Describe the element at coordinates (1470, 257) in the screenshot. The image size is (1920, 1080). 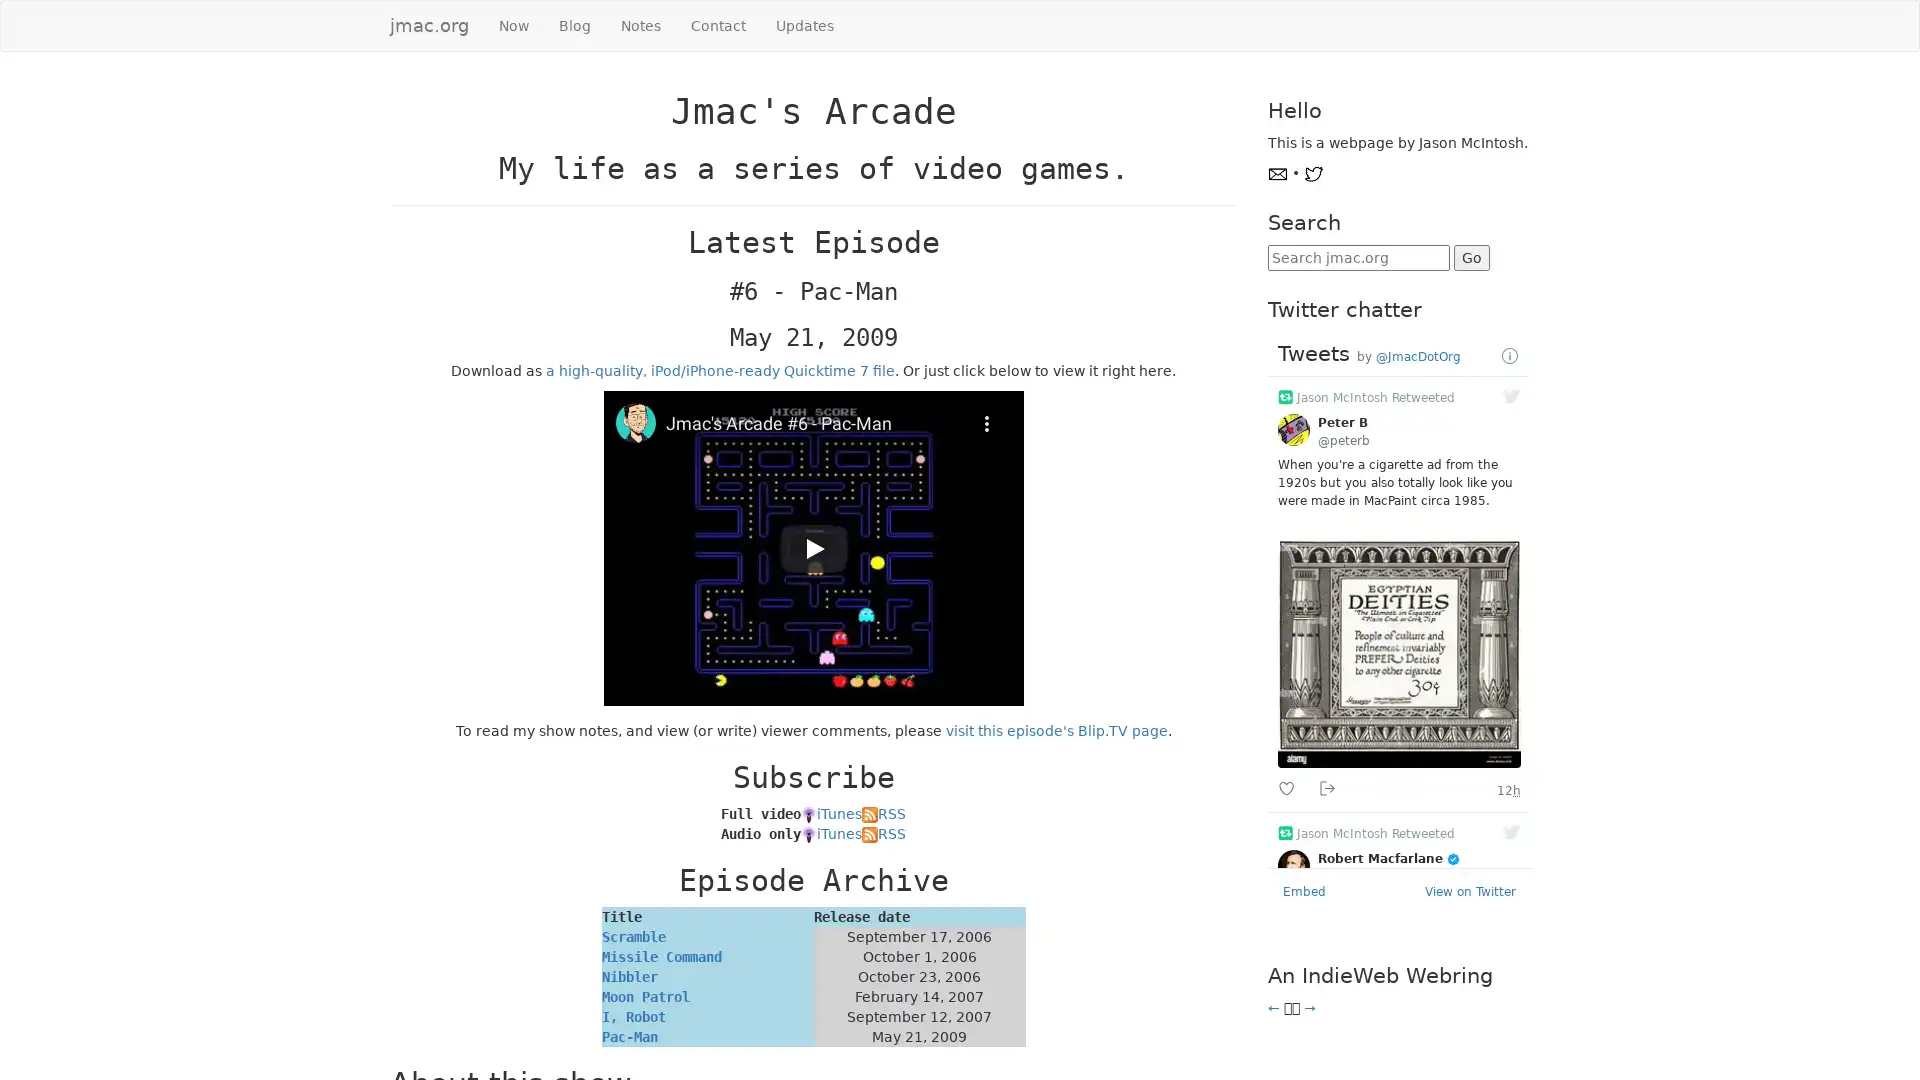
I see `Go` at that location.